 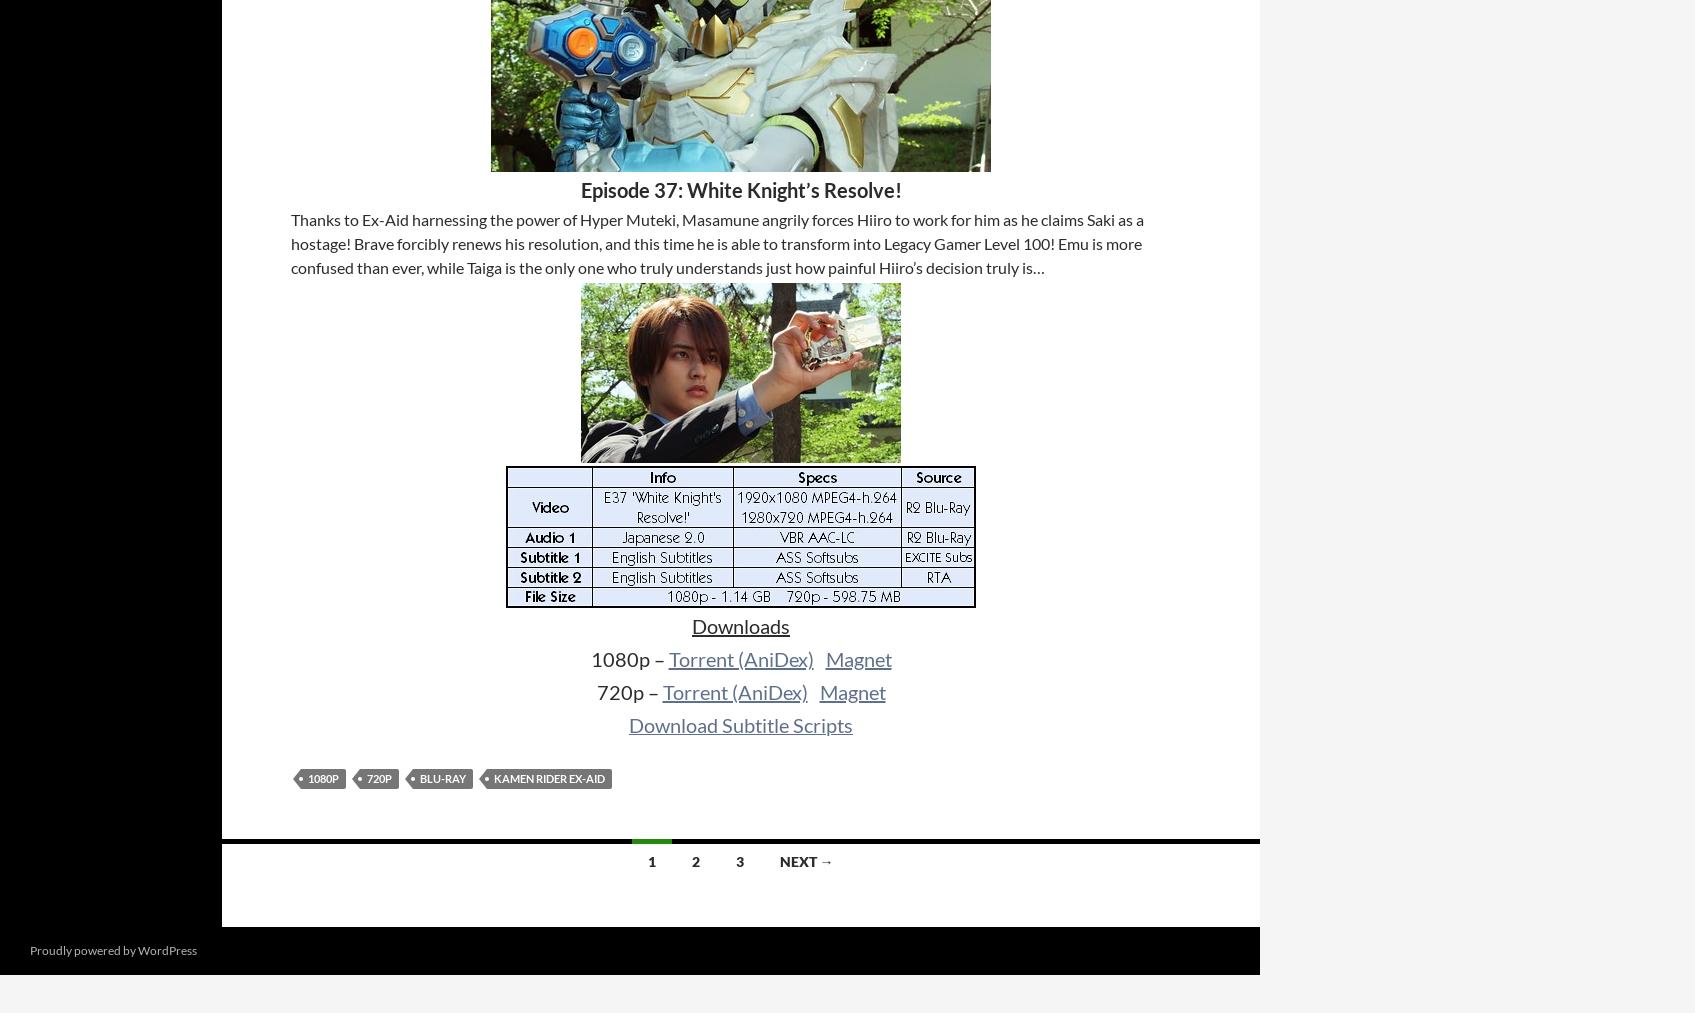 I want to click on 'Kamen Rider Ex-Aid', so click(x=549, y=778).